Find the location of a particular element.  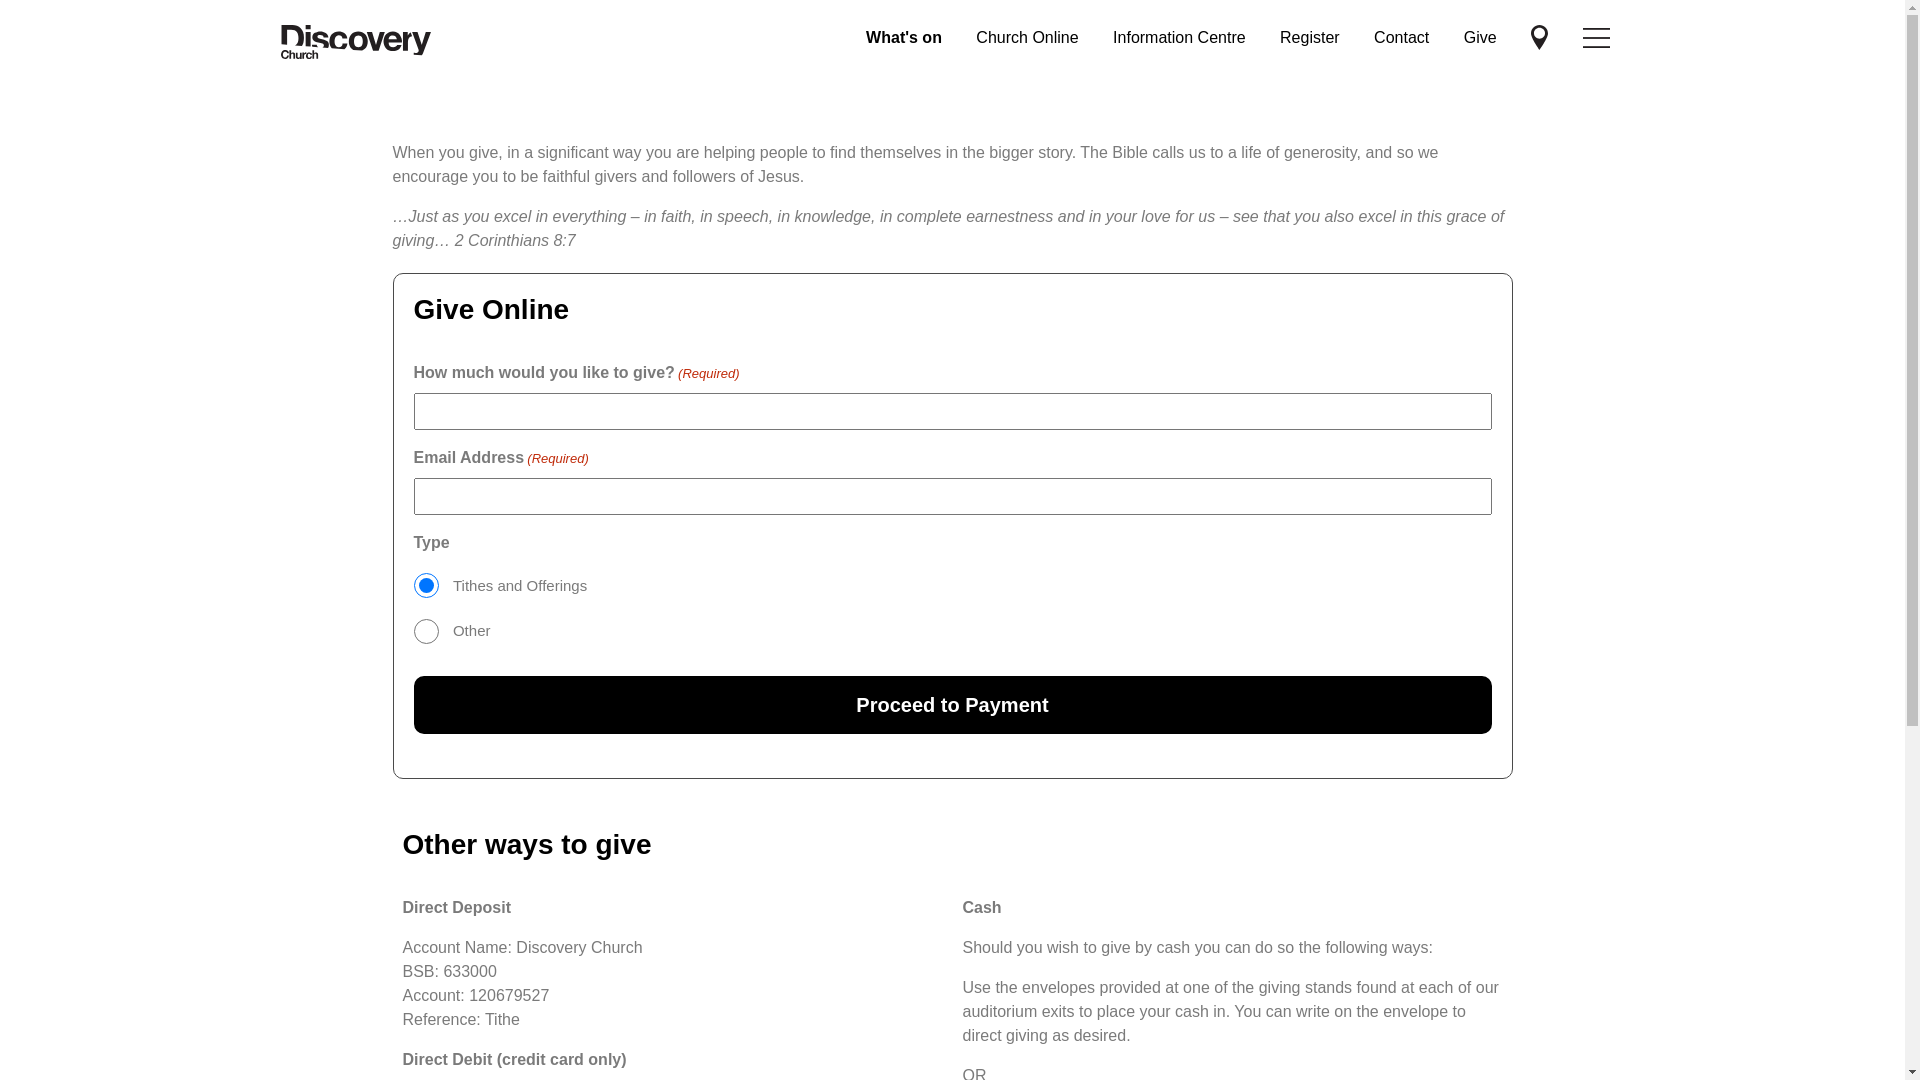

'Church Online' is located at coordinates (1027, 37).